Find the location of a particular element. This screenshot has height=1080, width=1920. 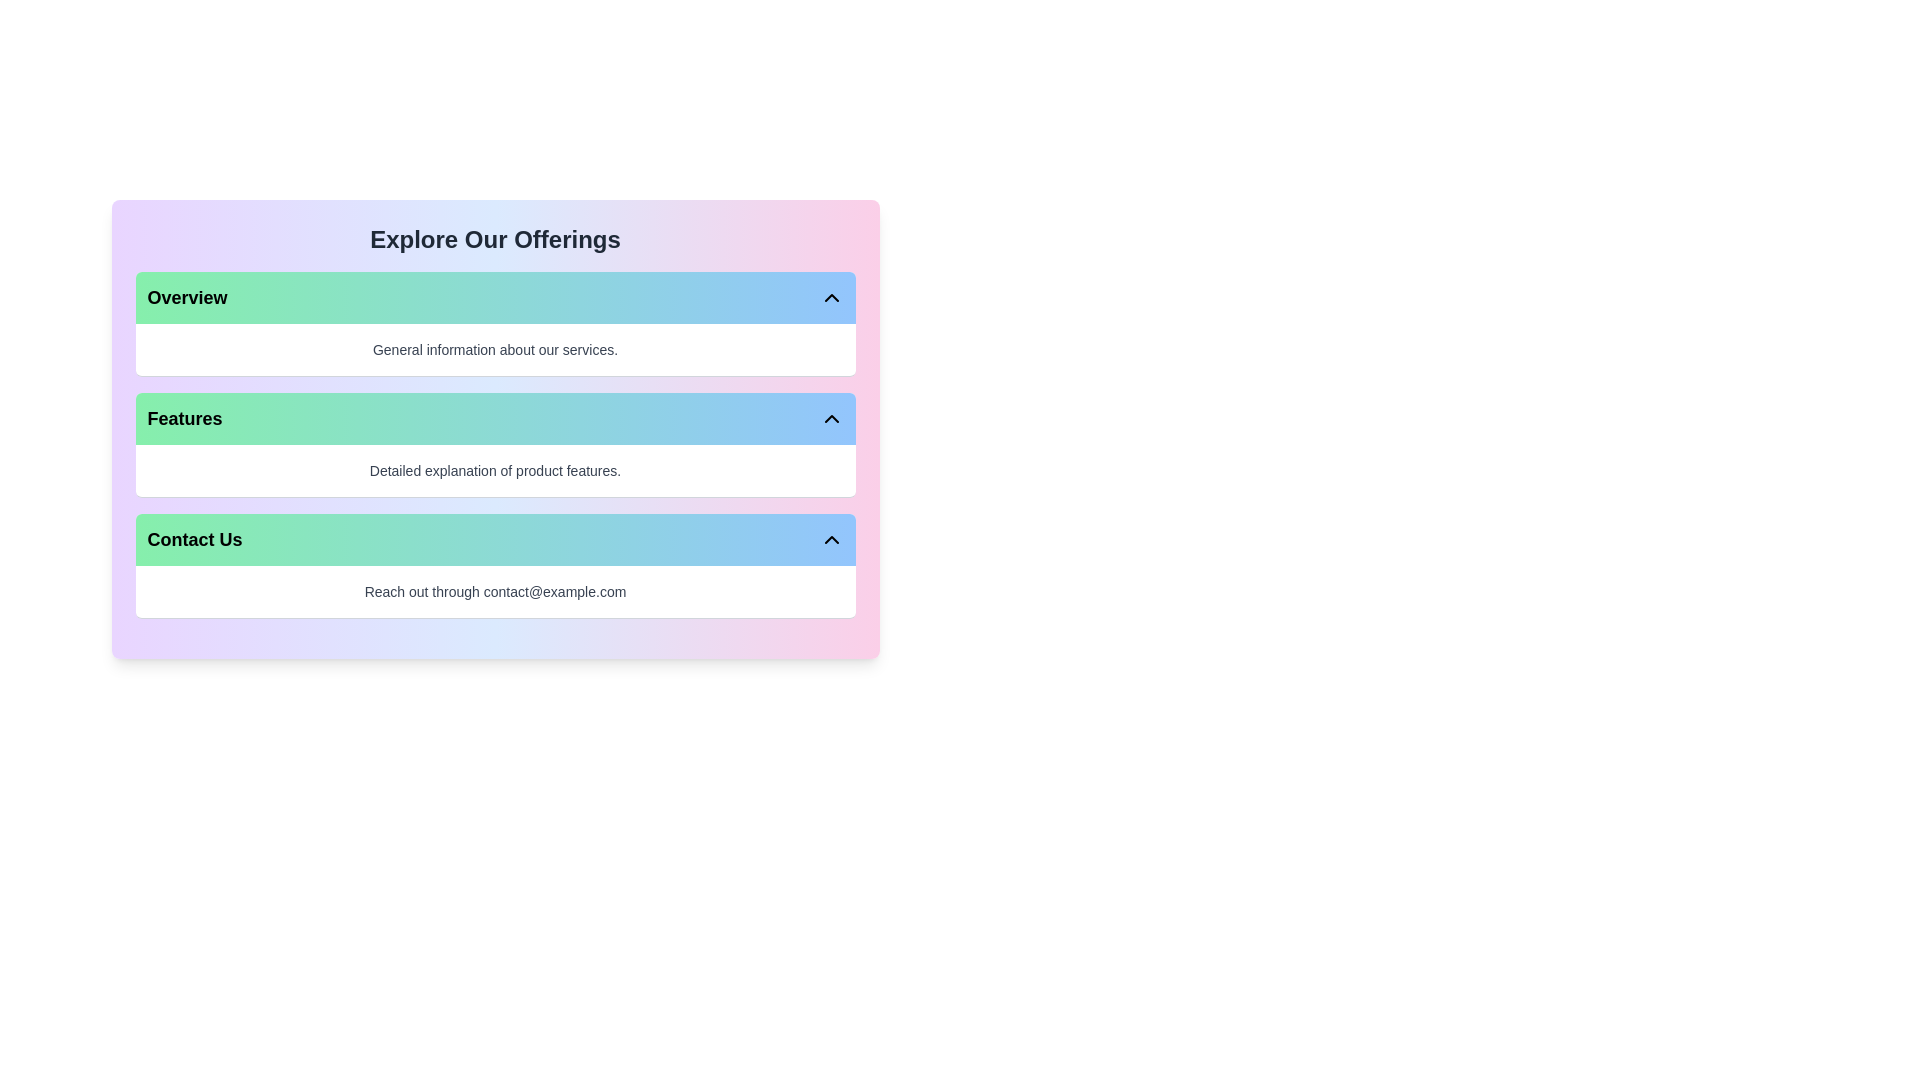

the static text element displaying 'General information about our services.' located beneath the 'Overview' header is located at coordinates (495, 349).